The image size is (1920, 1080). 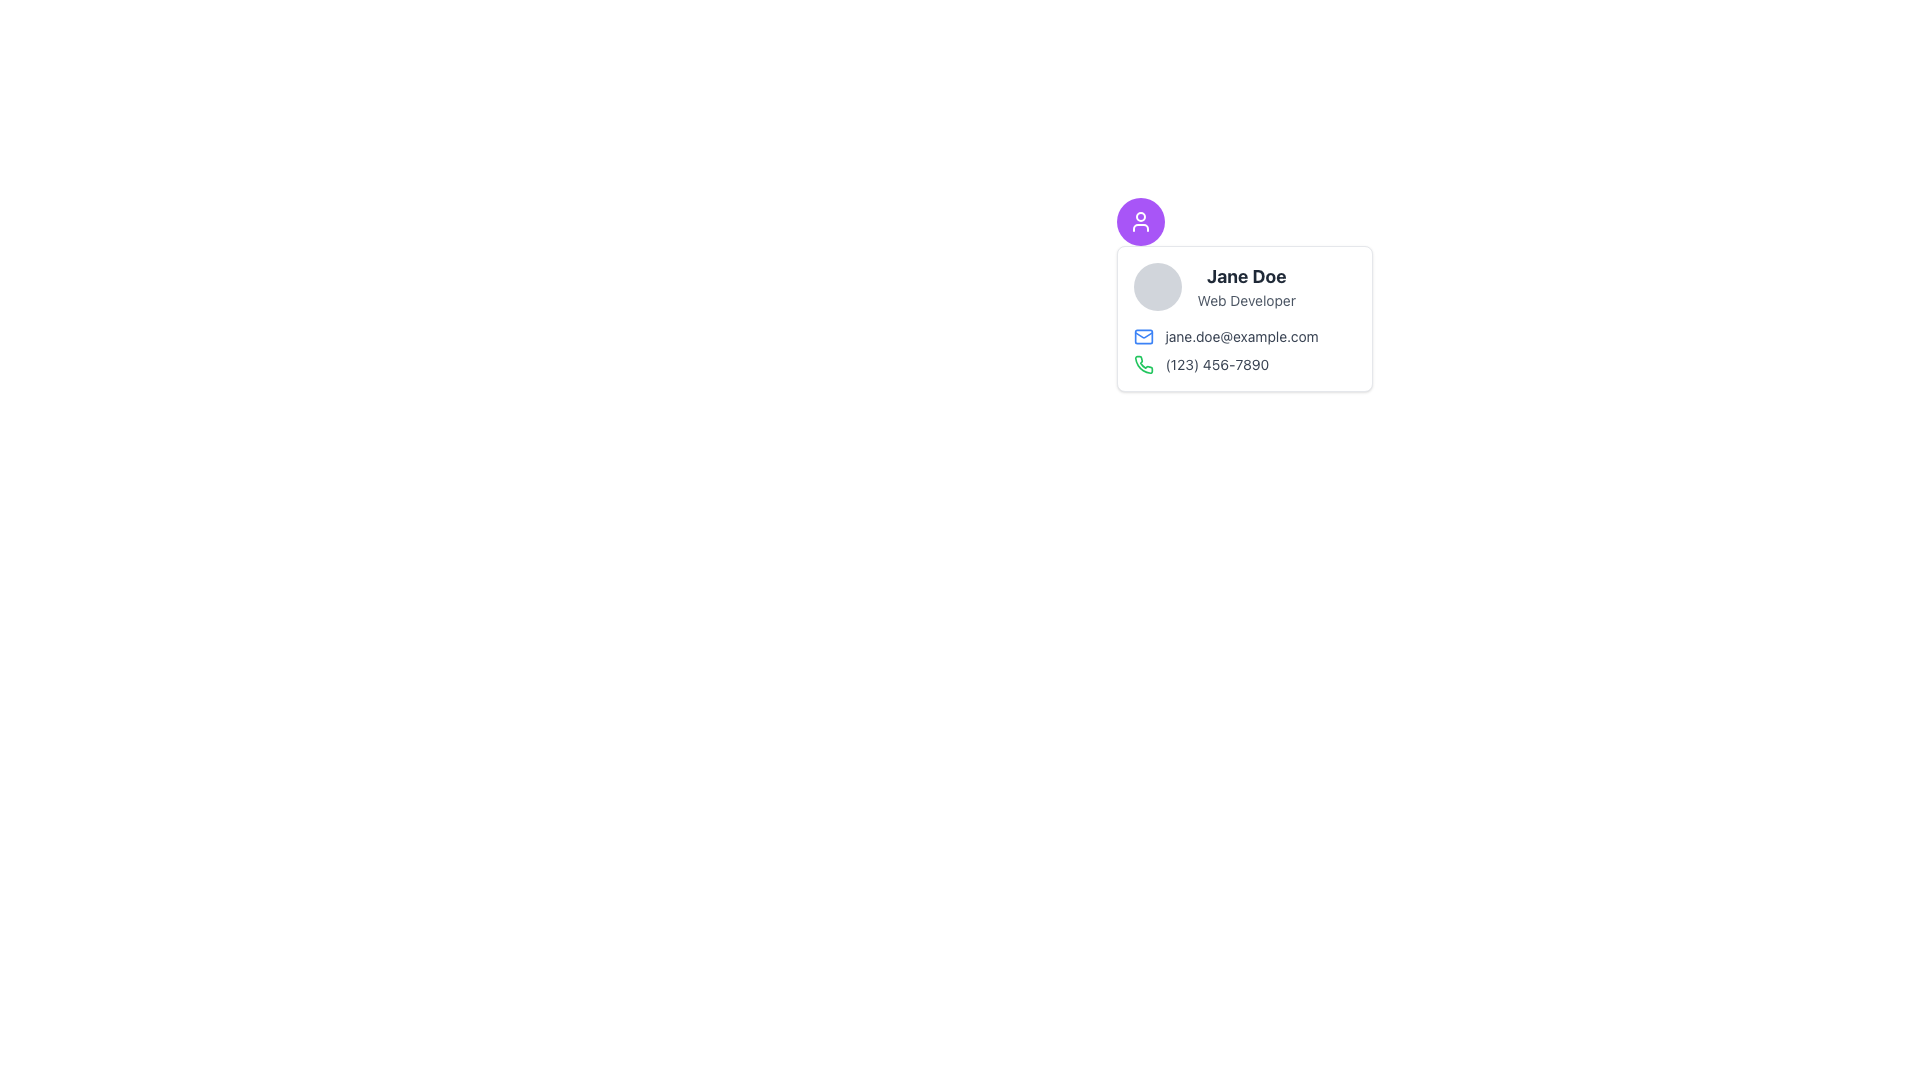 What do you see at coordinates (1143, 364) in the screenshot?
I see `the unique green phone icon in the contact card layout, located to the right of the email address and above the phone number` at bounding box center [1143, 364].